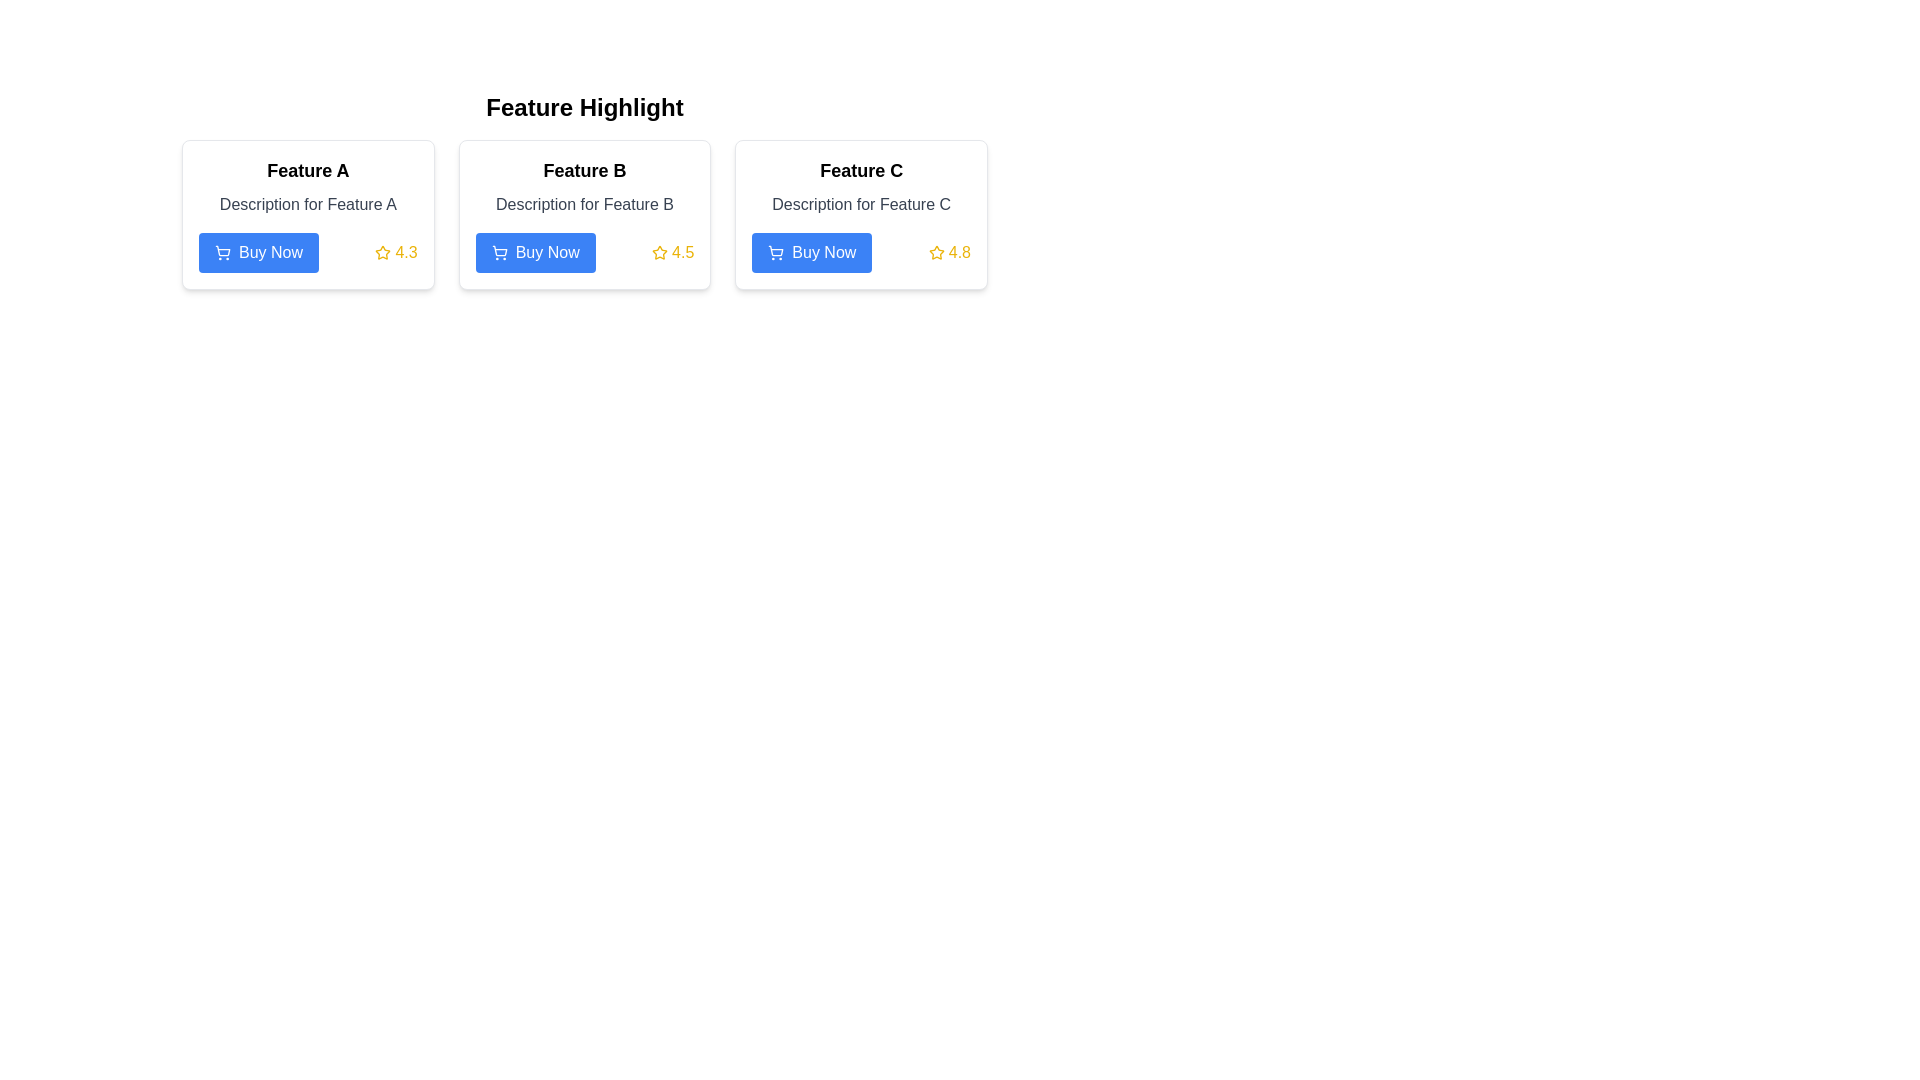 Image resolution: width=1920 pixels, height=1080 pixels. What do you see at coordinates (935, 251) in the screenshot?
I see `the star-shaped icon with a hollow design, which is used to depict ratings or favorites, located adjacent to the numeric rating '4.5' and to the right of the 'Buy Now' button` at bounding box center [935, 251].